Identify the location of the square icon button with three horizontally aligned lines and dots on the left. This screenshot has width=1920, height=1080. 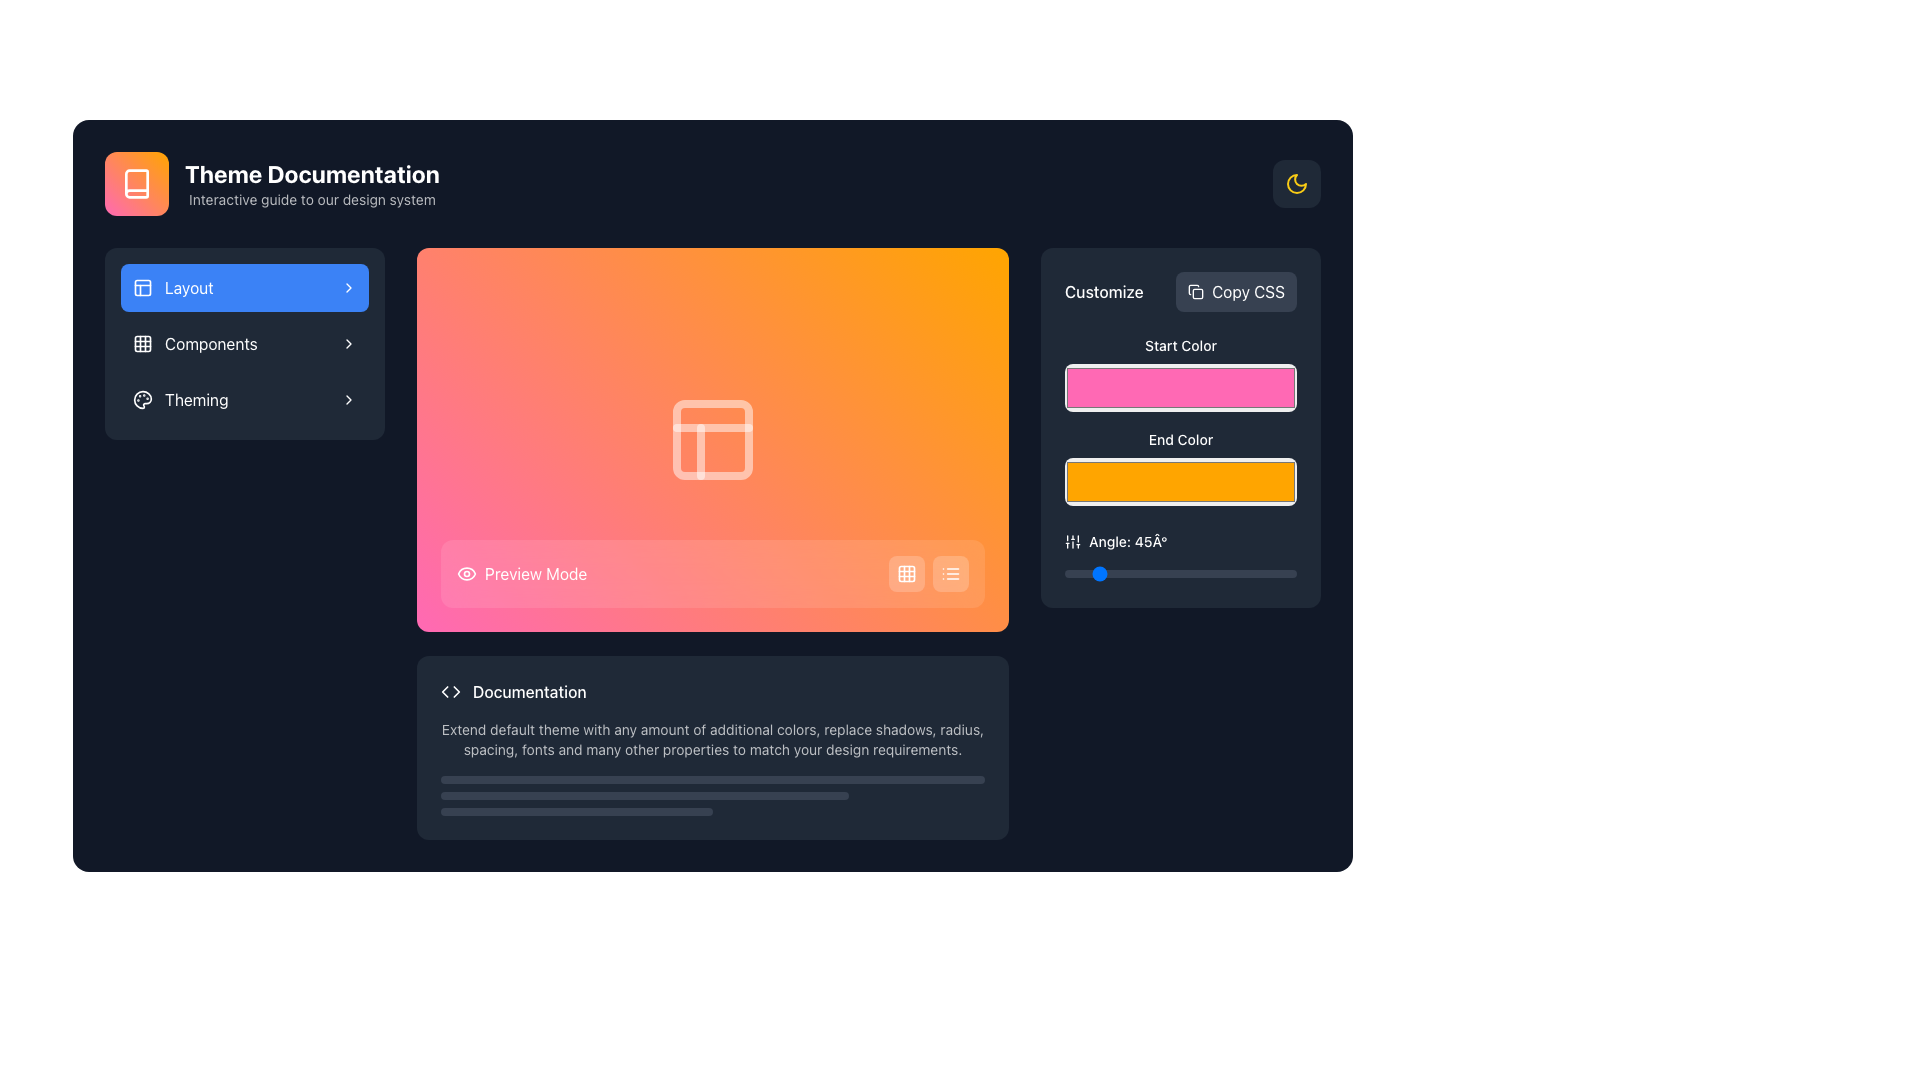
(949, 574).